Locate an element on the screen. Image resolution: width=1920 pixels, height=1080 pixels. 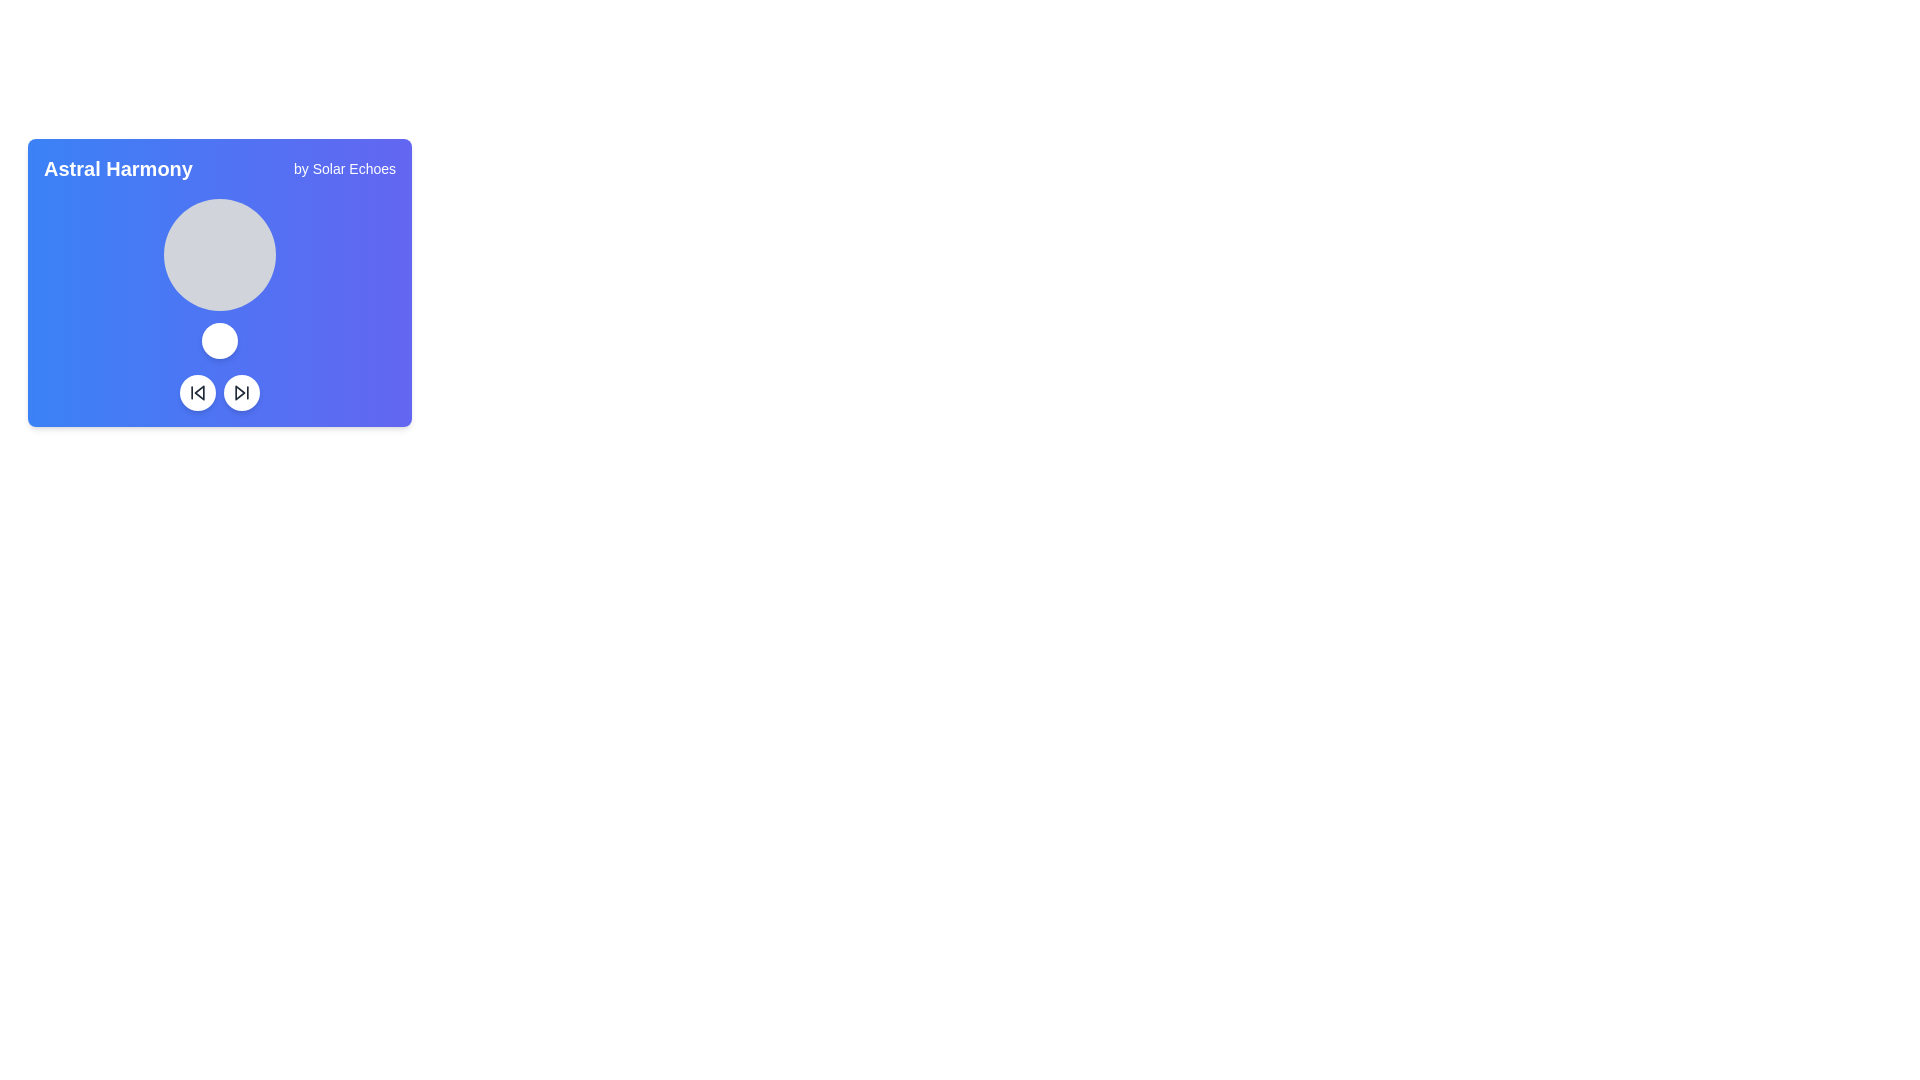
the backward skip button, which is a triangular element located within a circular button at the lower-left section of the interface is located at coordinates (199, 393).